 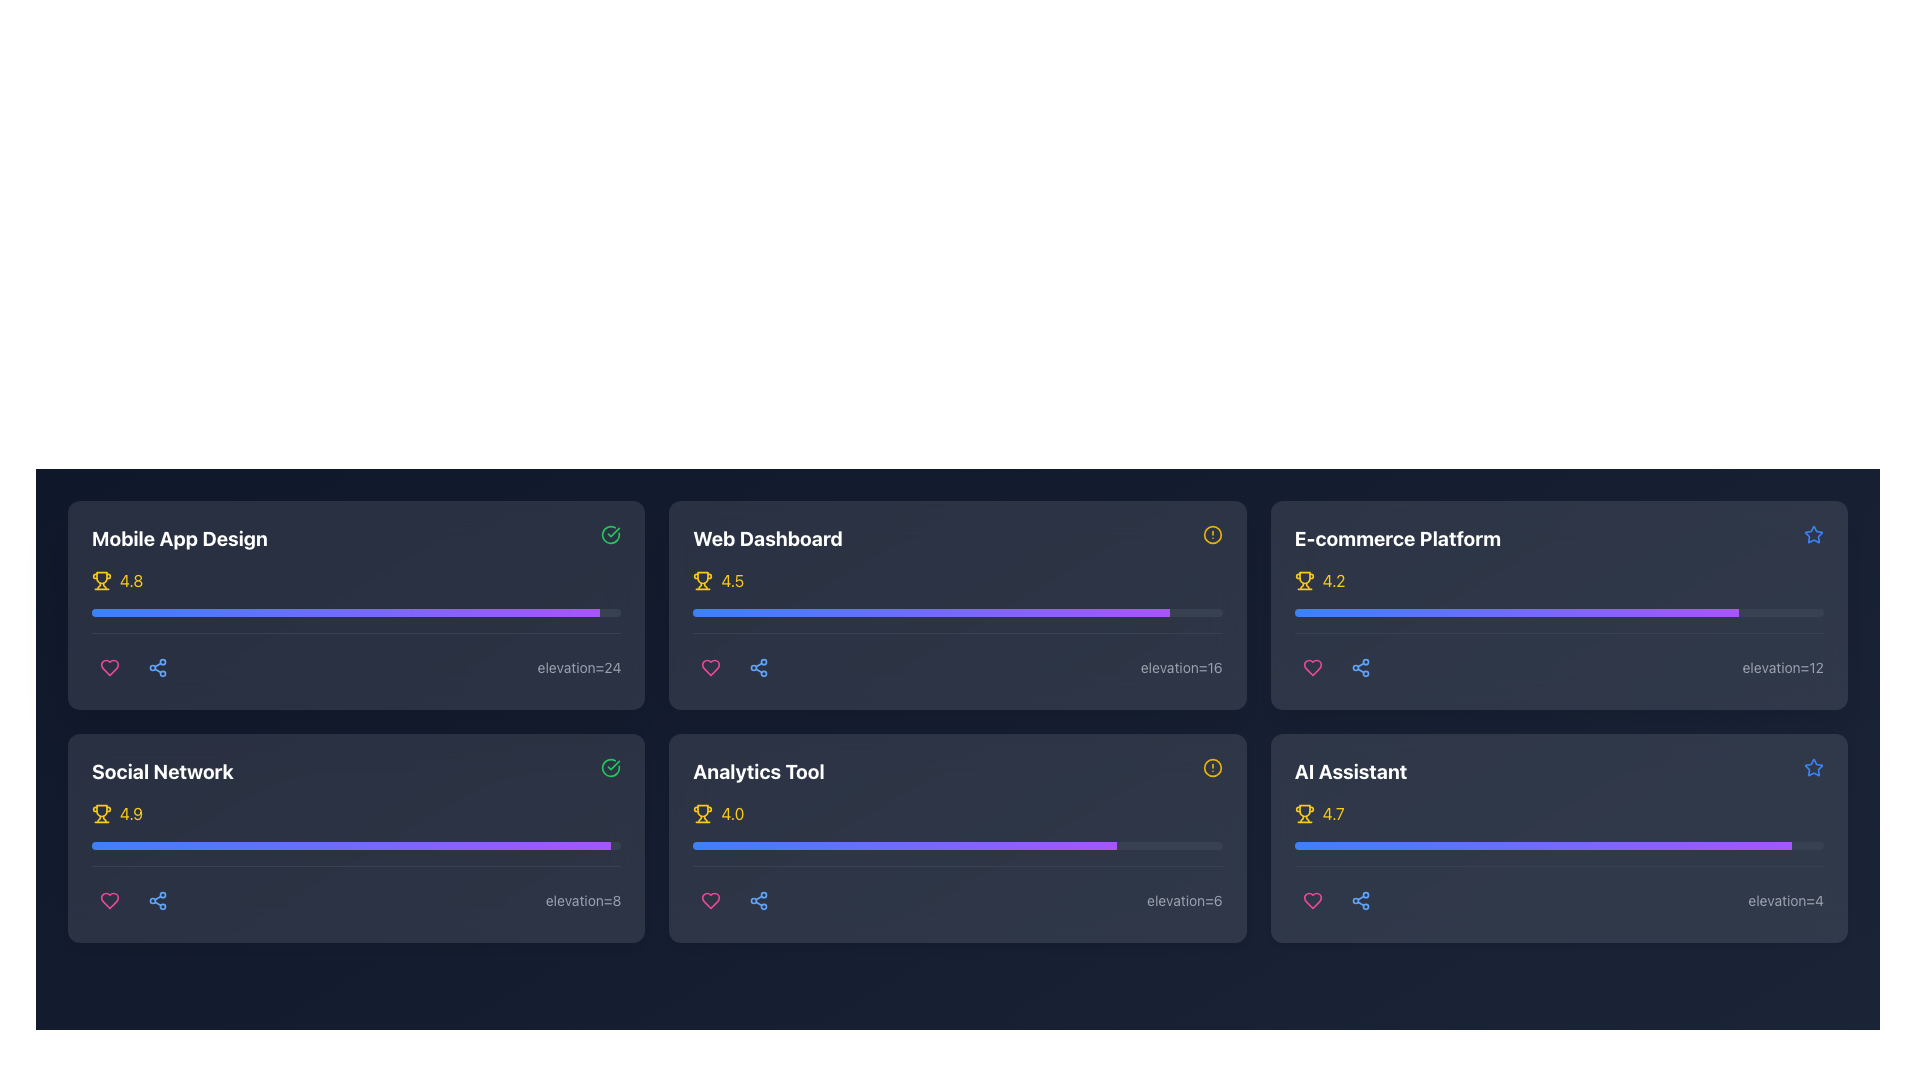 I want to click on the status indicator icon located at the top-right corner of the 'Social Network' card, so click(x=610, y=766).